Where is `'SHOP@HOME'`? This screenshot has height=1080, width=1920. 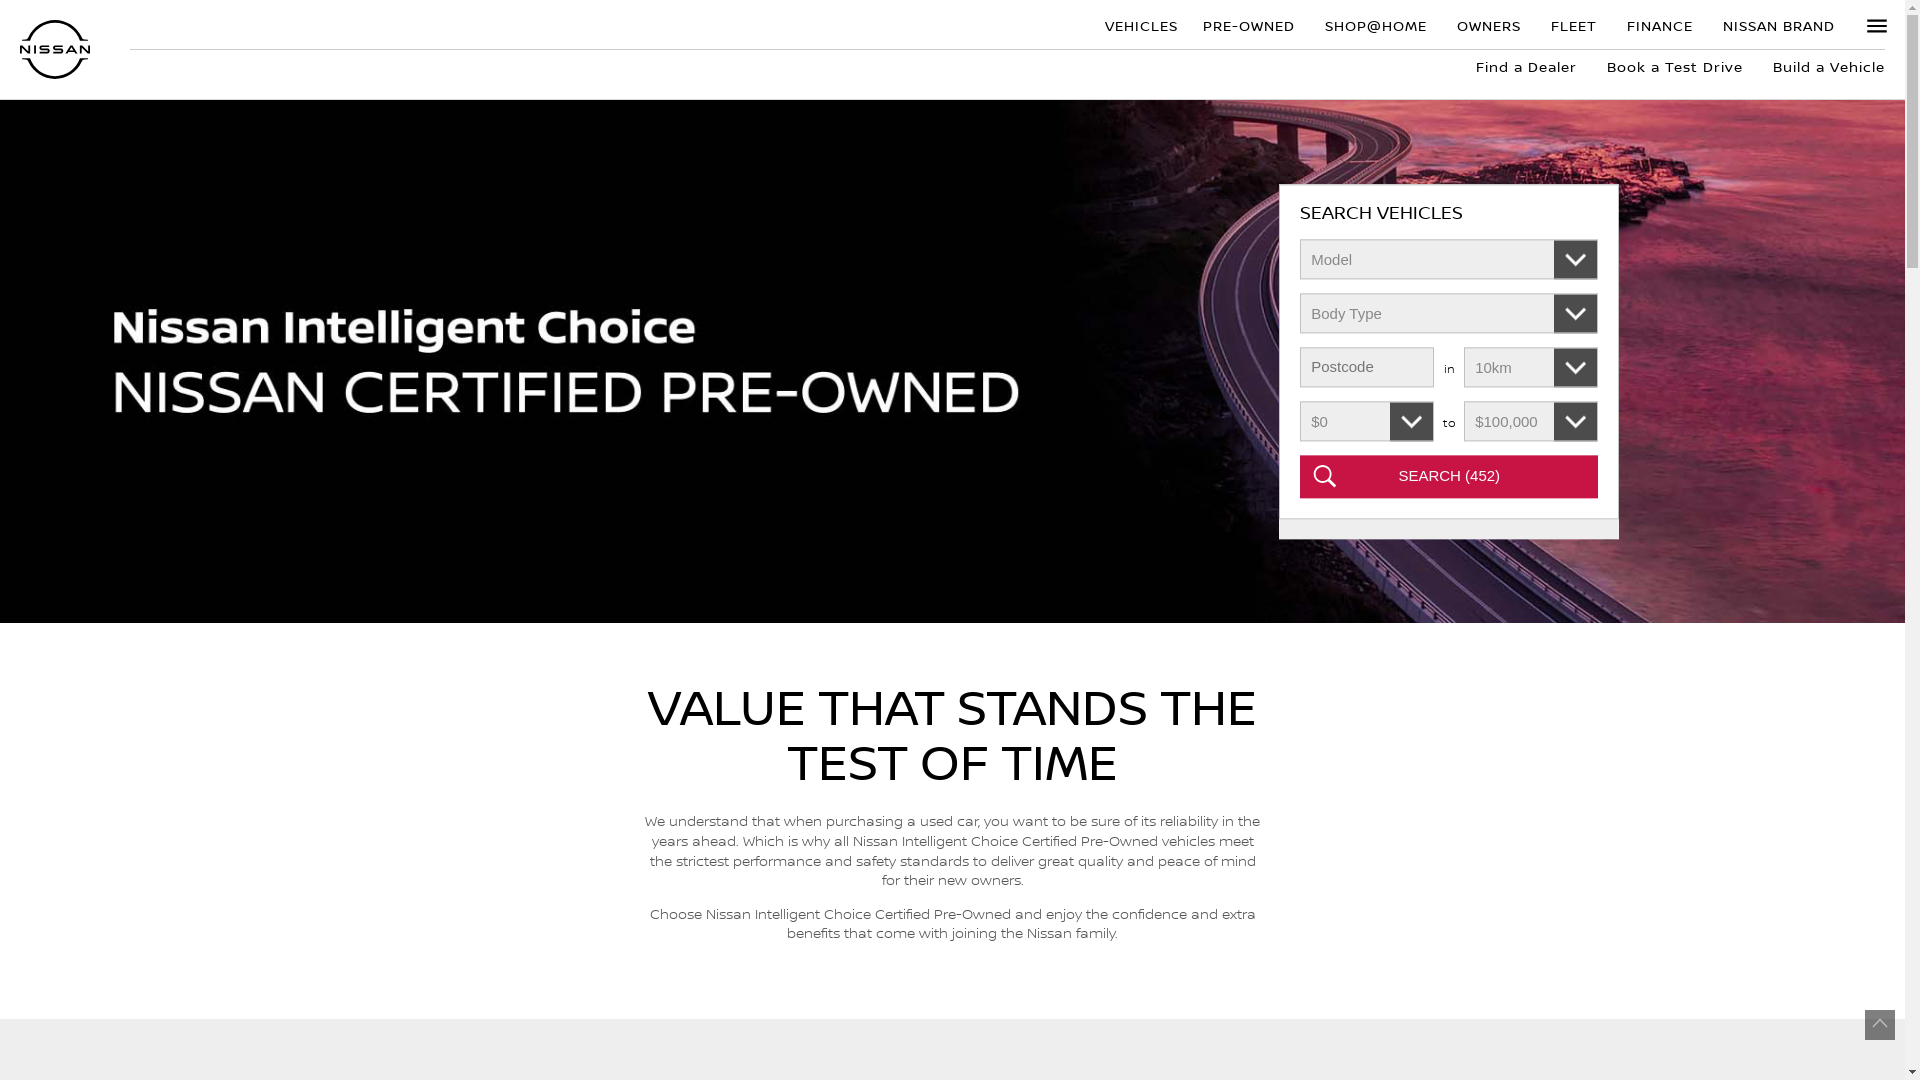
'SHOP@HOME' is located at coordinates (1375, 24).